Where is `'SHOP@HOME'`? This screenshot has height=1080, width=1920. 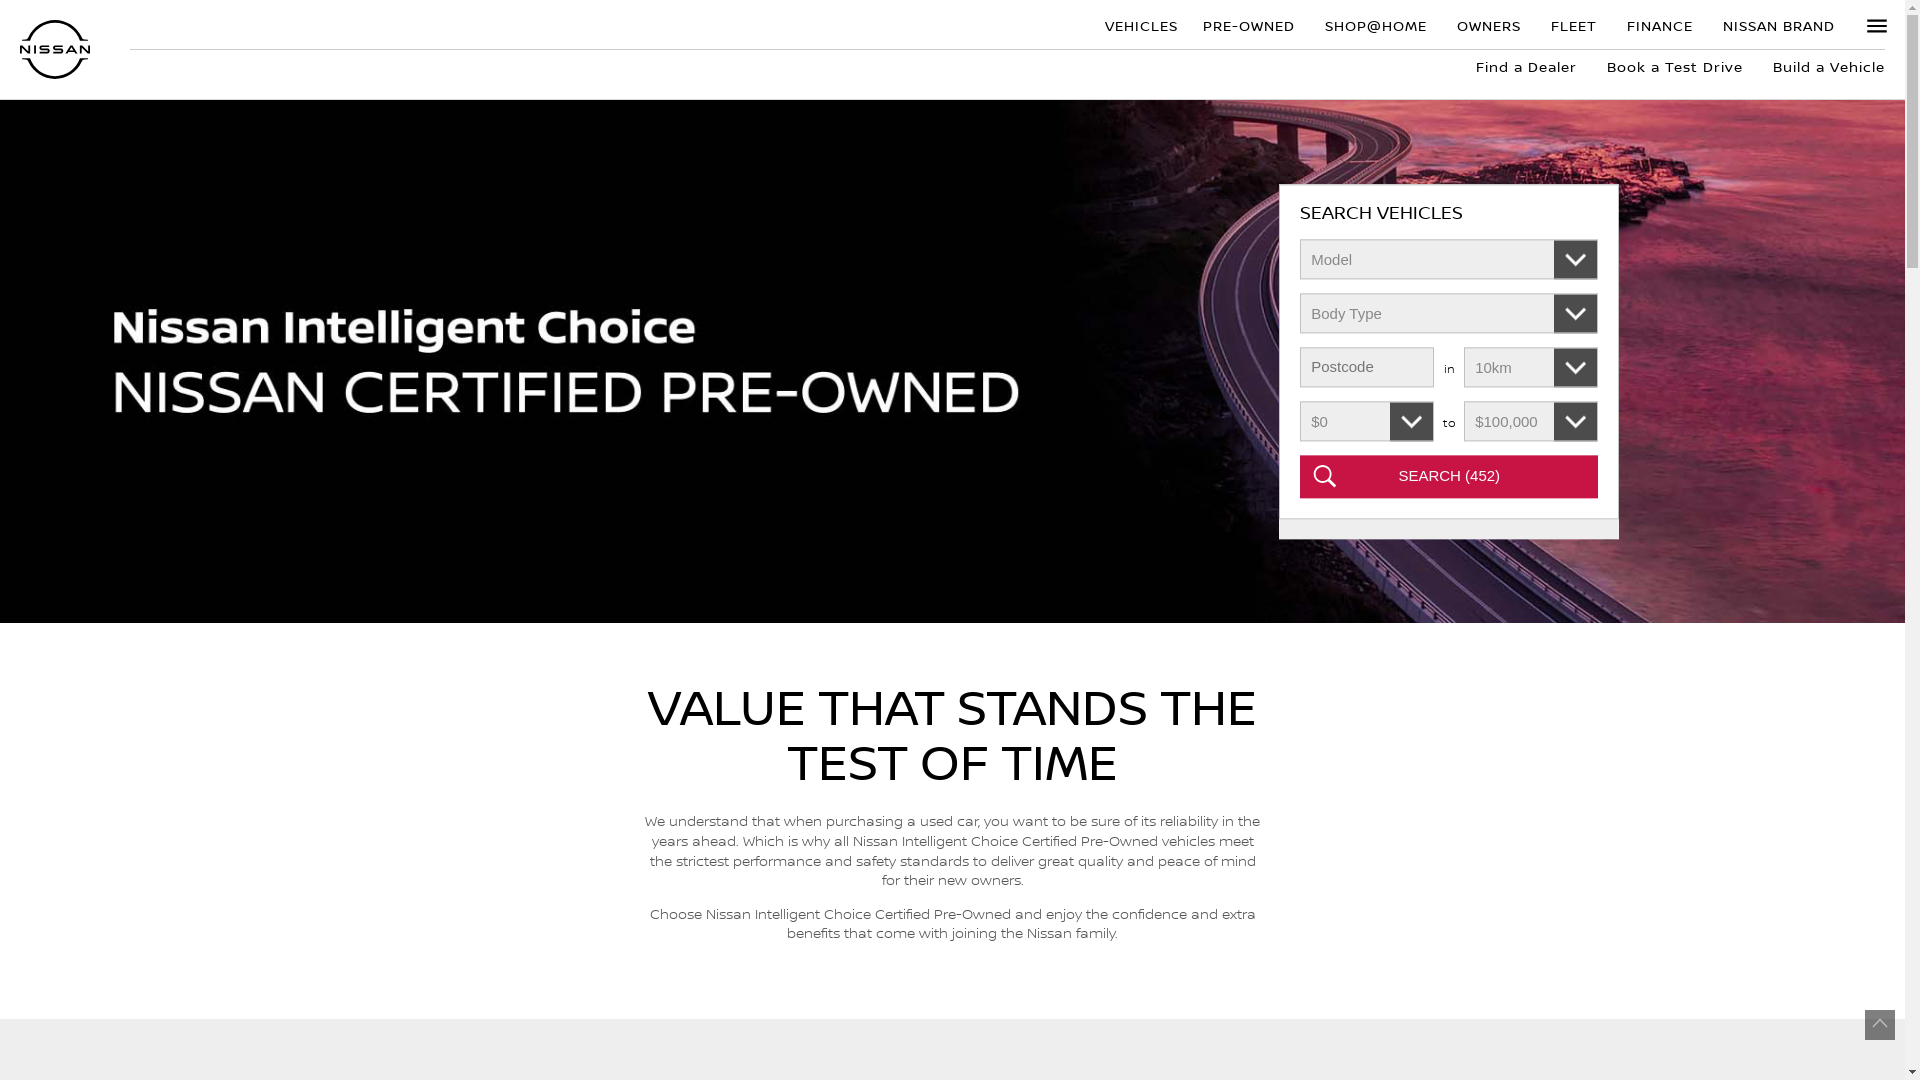
'SHOP@HOME' is located at coordinates (1375, 24).